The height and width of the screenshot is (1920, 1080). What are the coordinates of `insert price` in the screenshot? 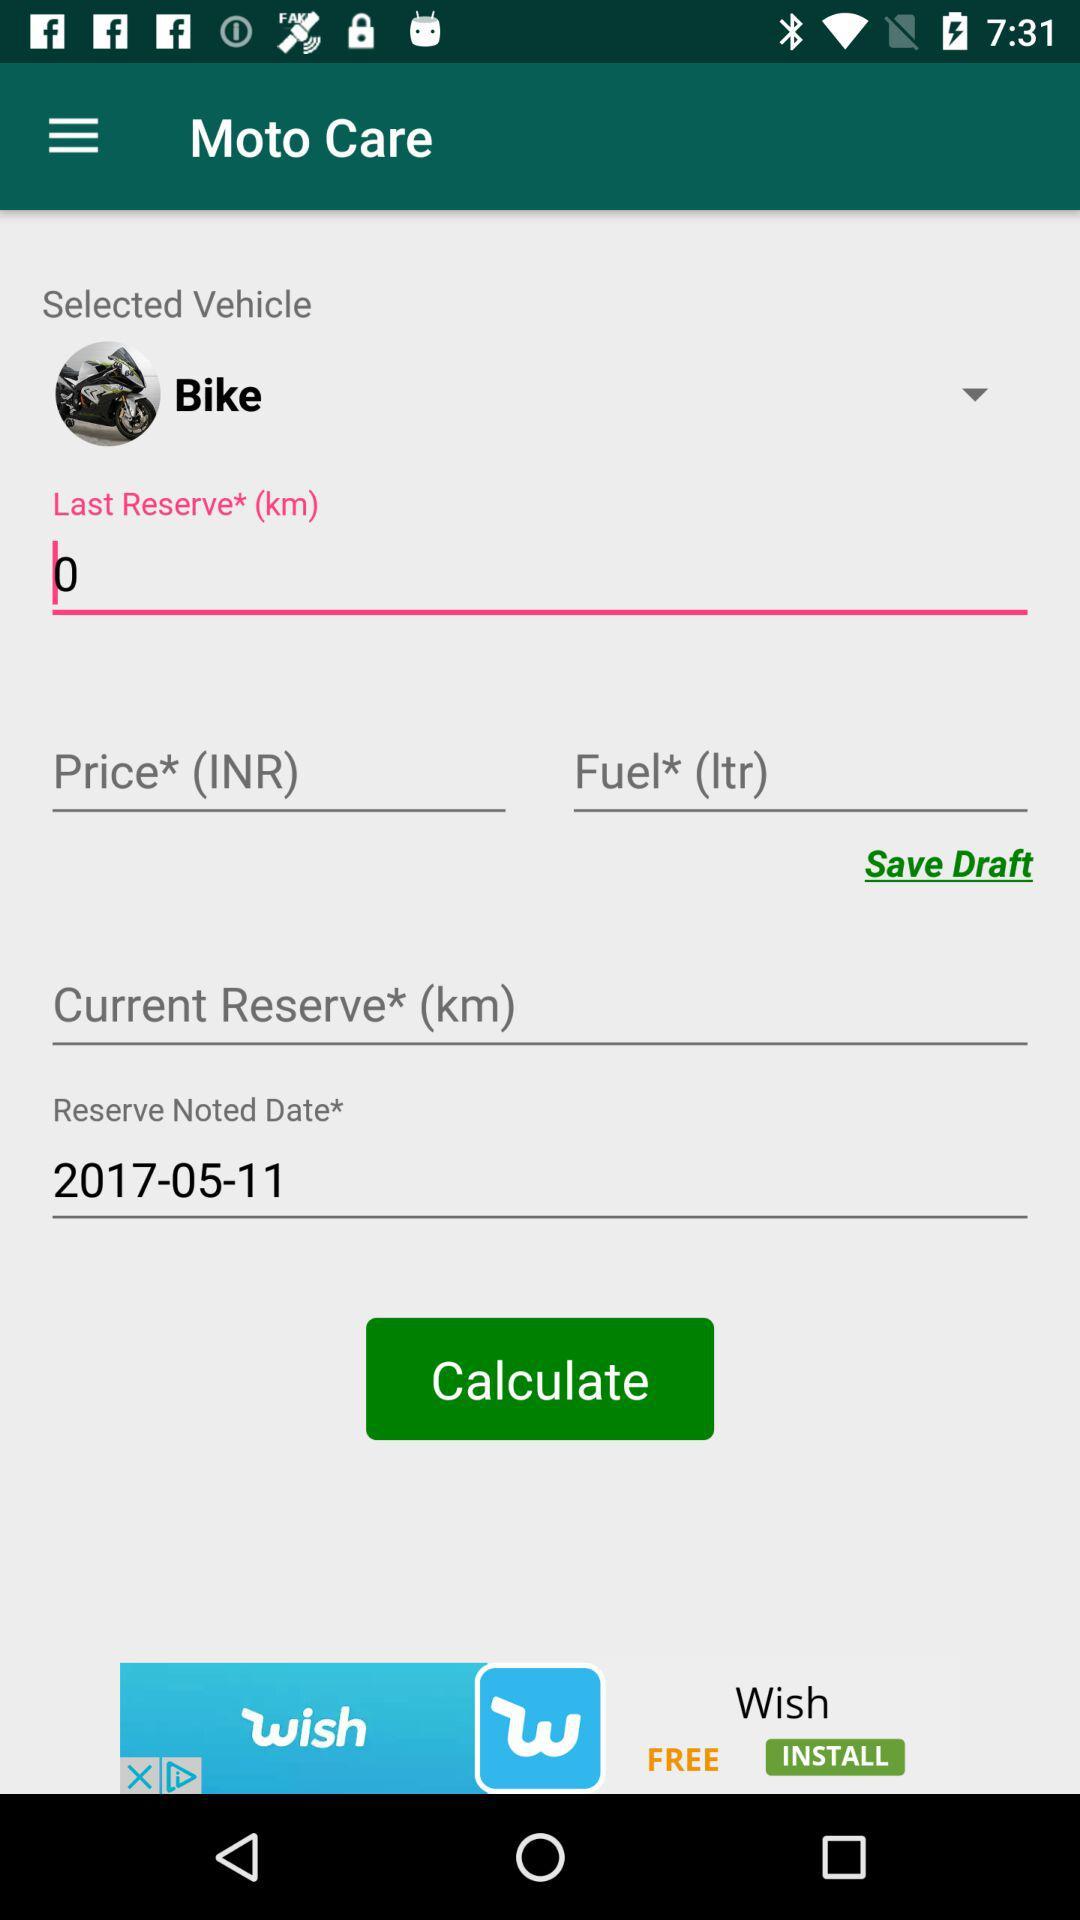 It's located at (278, 772).